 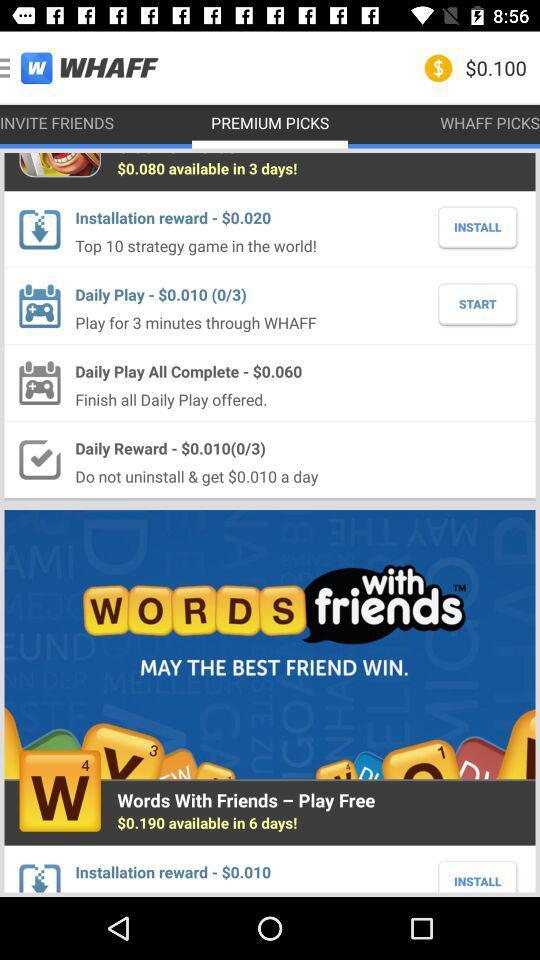 I want to click on icon next to the premium picks item, so click(x=57, y=121).